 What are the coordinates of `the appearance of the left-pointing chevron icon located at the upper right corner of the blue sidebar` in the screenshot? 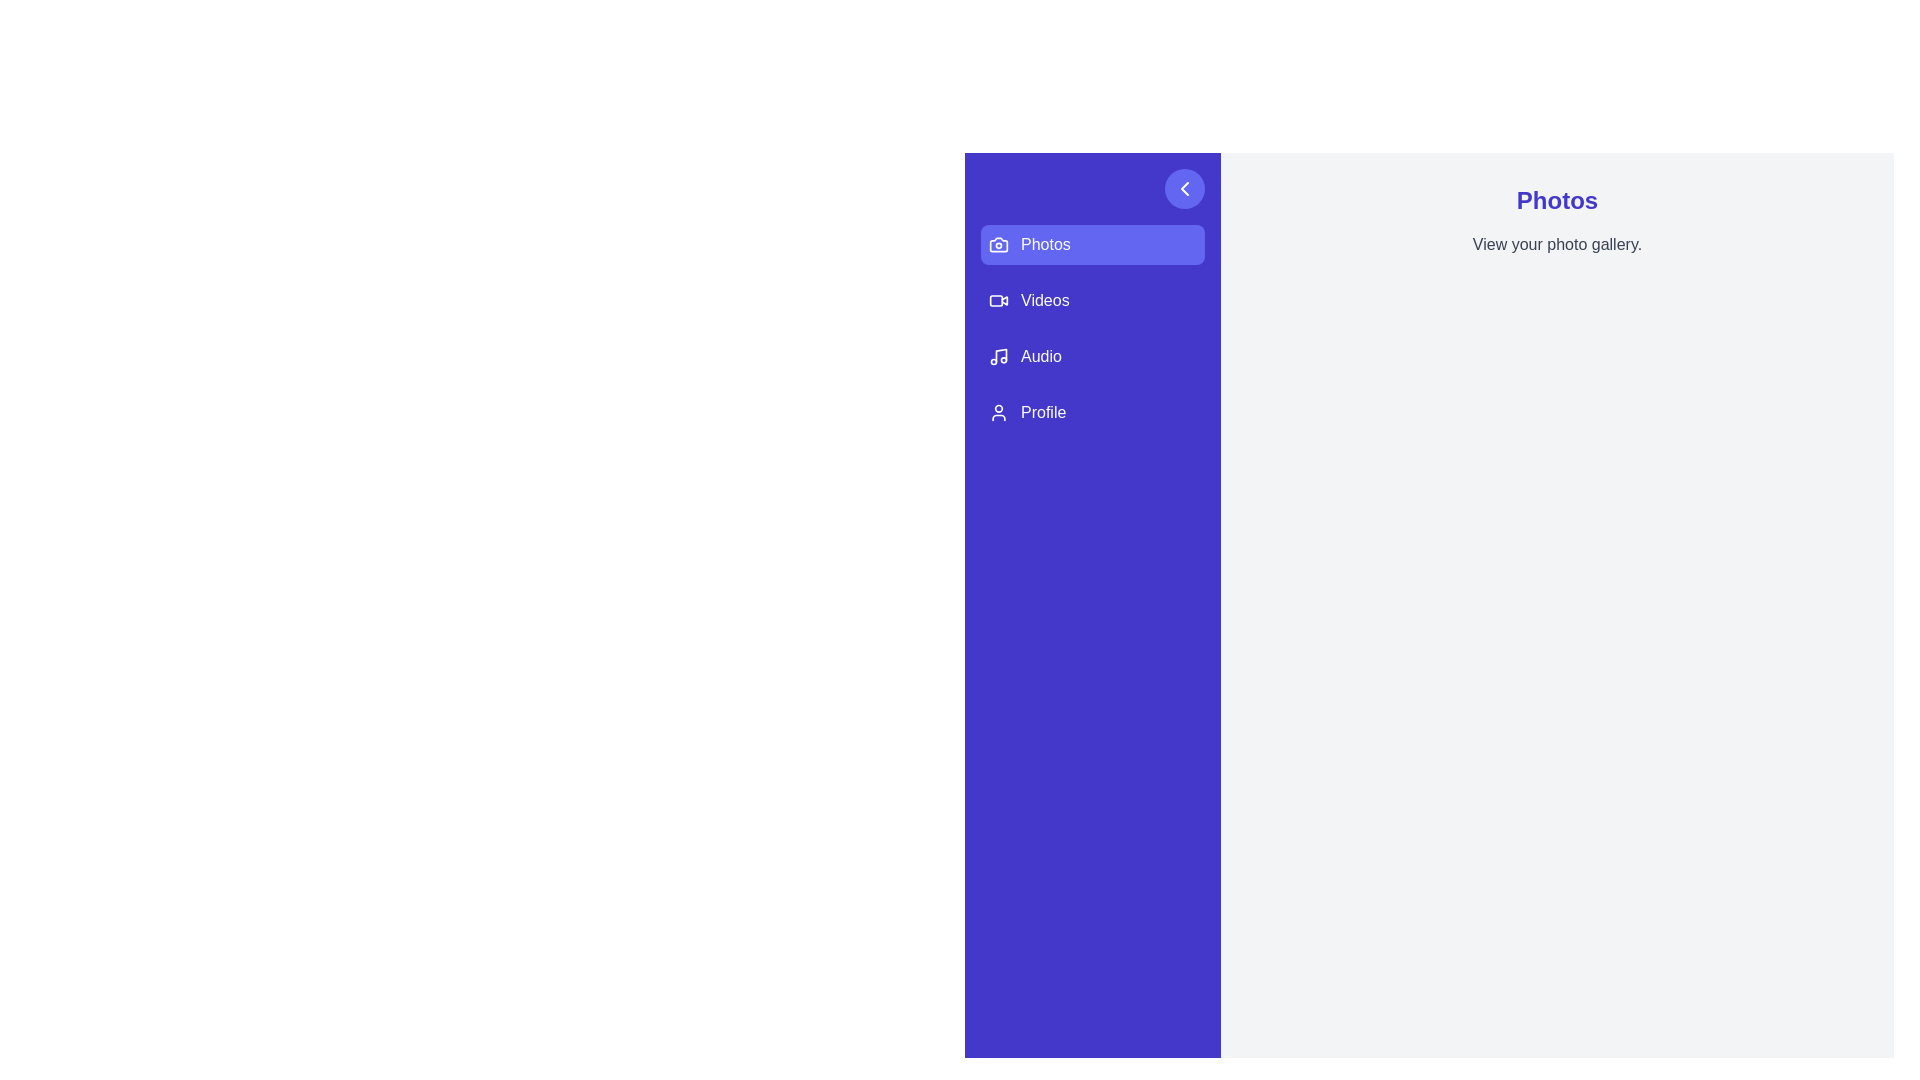 It's located at (1185, 189).